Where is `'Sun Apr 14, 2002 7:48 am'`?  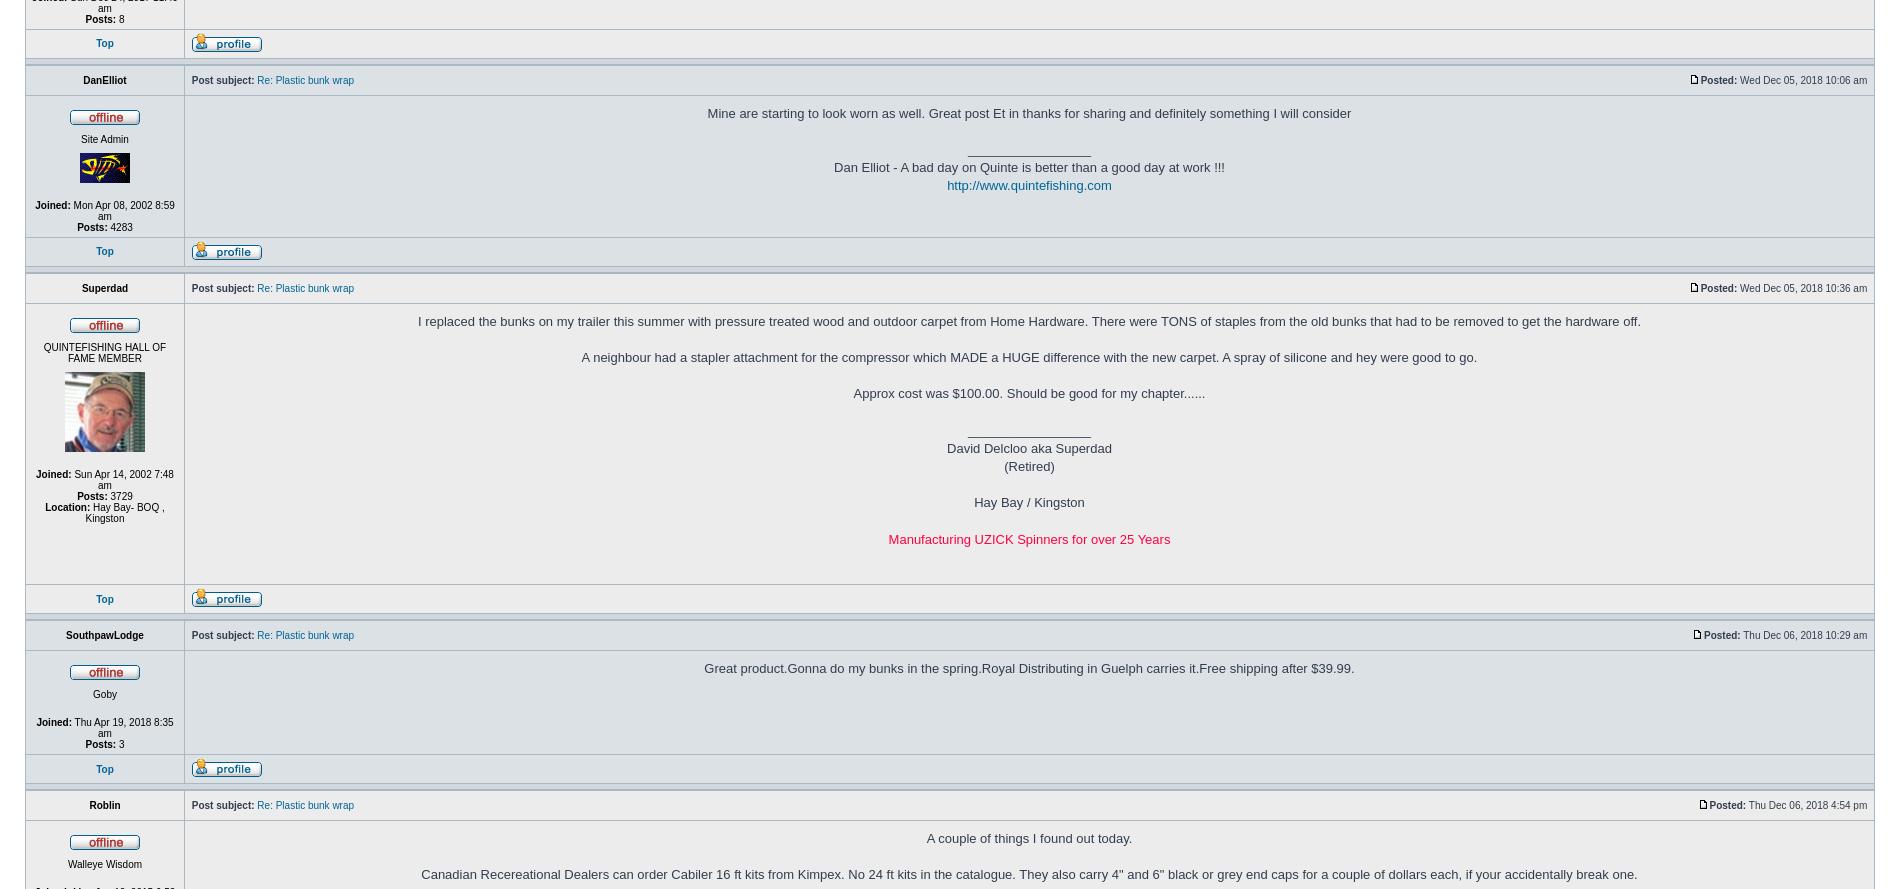 'Sun Apr 14, 2002 7:48 am' is located at coordinates (121, 477).